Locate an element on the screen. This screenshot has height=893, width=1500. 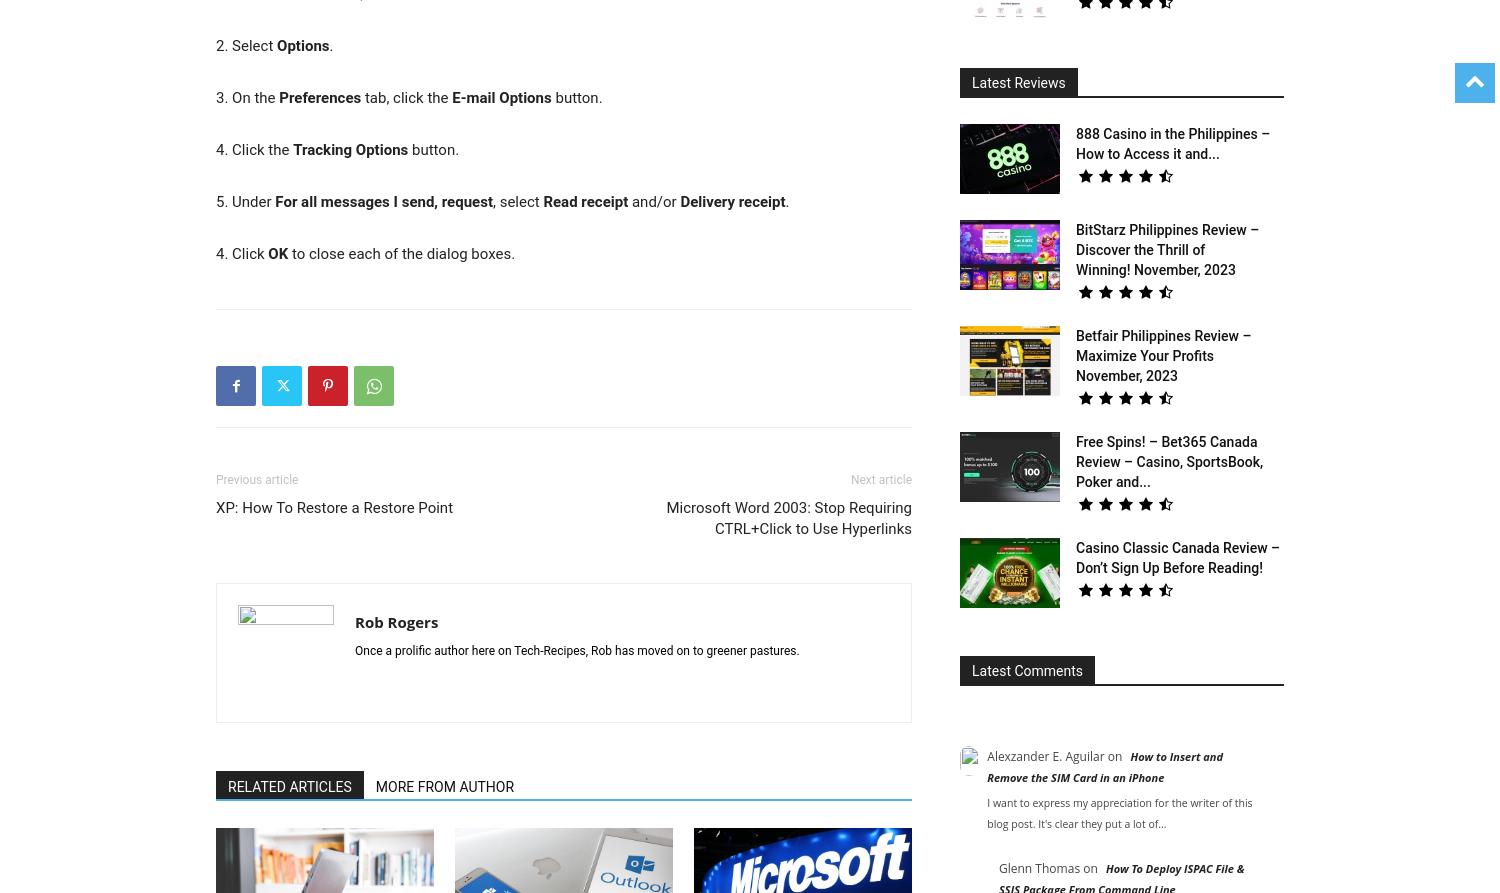
'Free Spins! – Bet365 Canada Review – Casino, SportsBook, Poker and...' is located at coordinates (1169, 461).